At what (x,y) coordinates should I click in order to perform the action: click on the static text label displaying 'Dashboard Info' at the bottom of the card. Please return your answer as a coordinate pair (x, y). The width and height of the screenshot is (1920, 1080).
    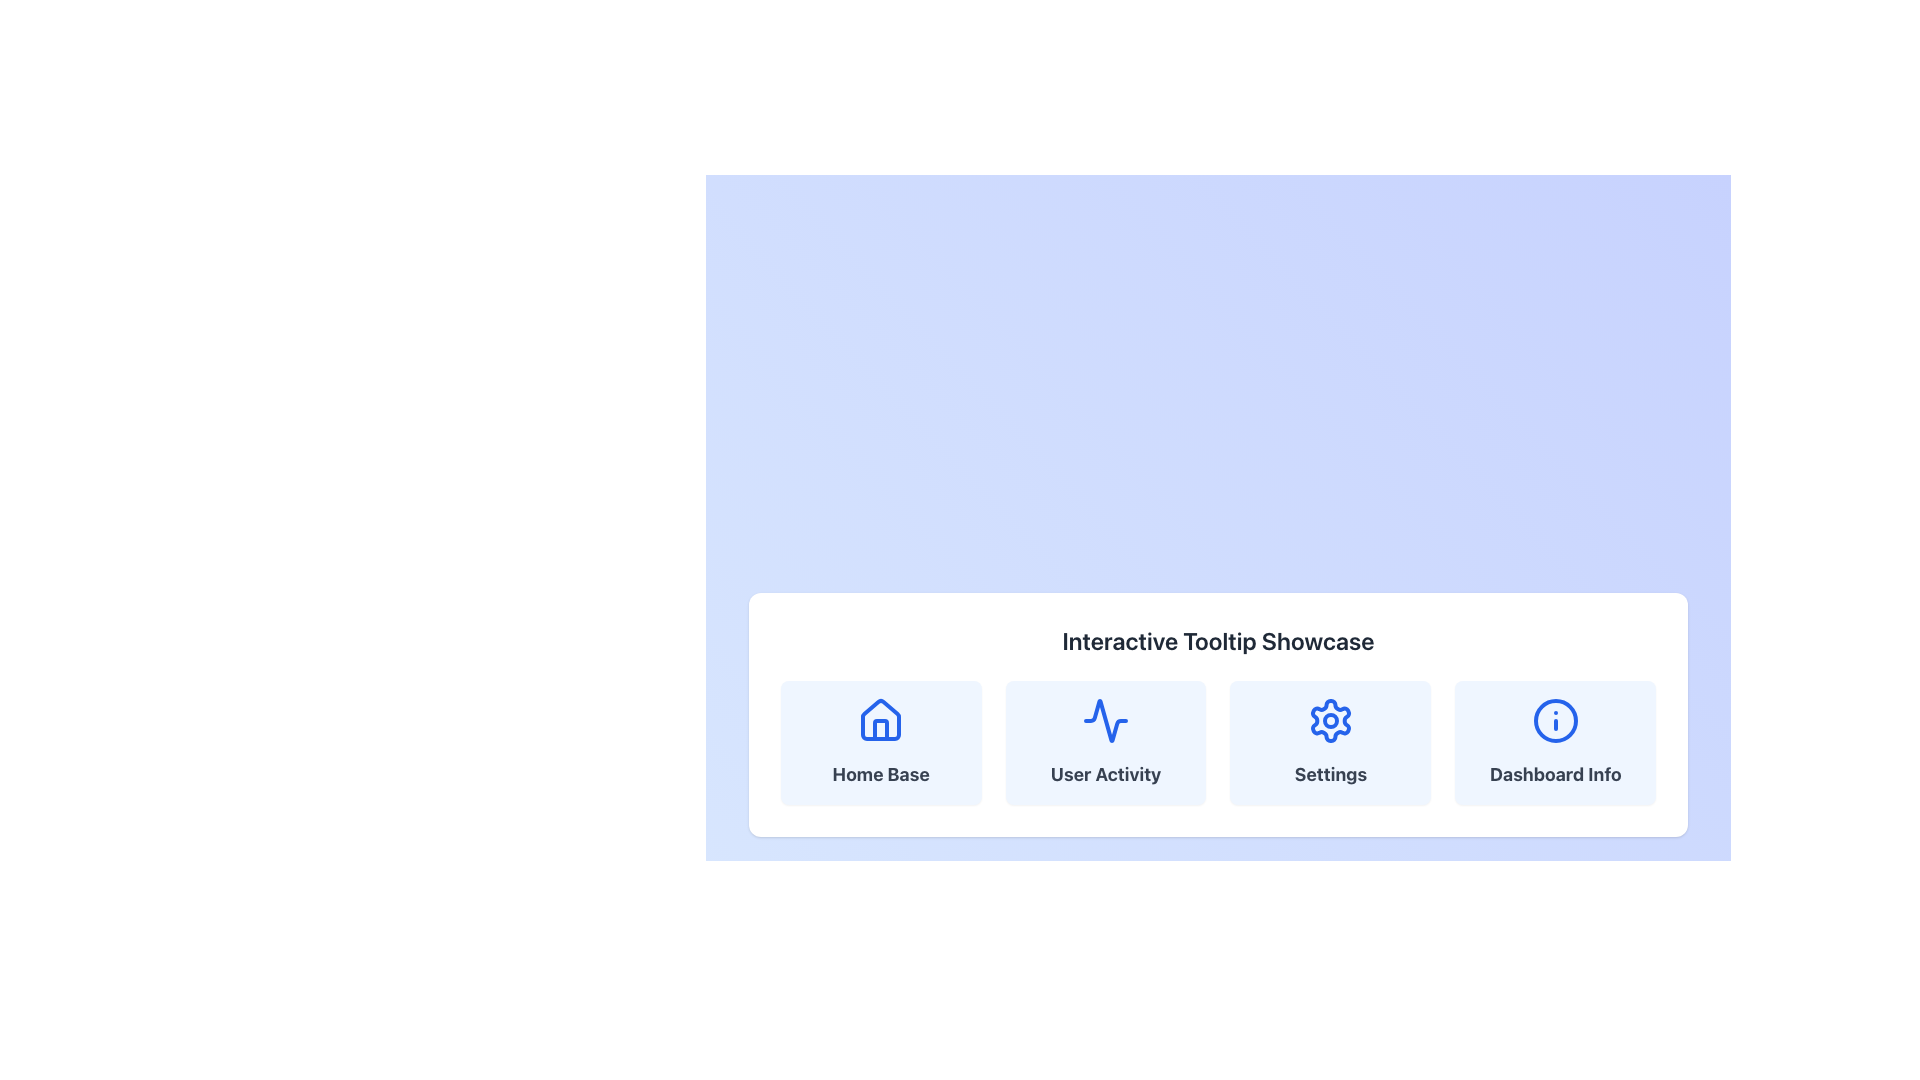
    Looking at the image, I should click on (1554, 774).